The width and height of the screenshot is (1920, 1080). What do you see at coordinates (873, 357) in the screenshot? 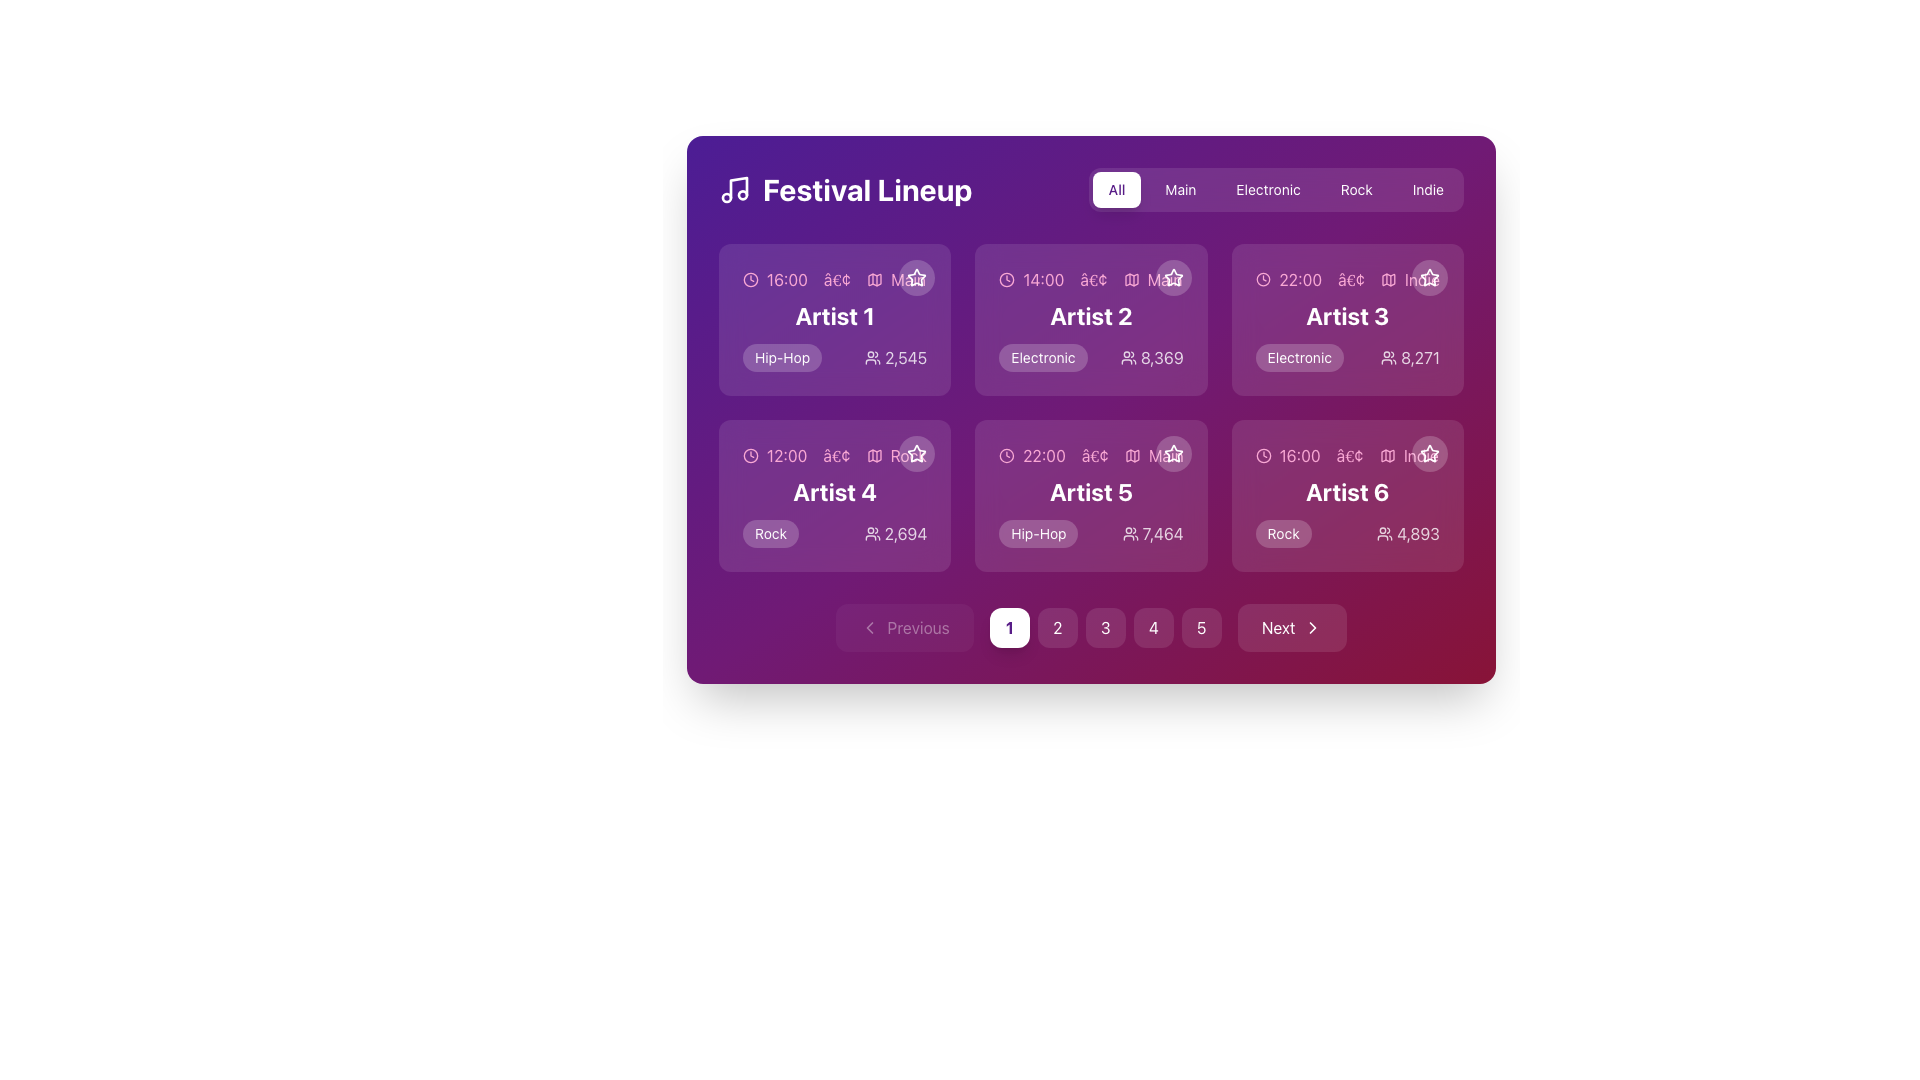
I see `the group of people icon located in the top-left card under 'Artist 1', which is visually styled with a simple outline design and positioned to the left of the number '2,545'` at bounding box center [873, 357].